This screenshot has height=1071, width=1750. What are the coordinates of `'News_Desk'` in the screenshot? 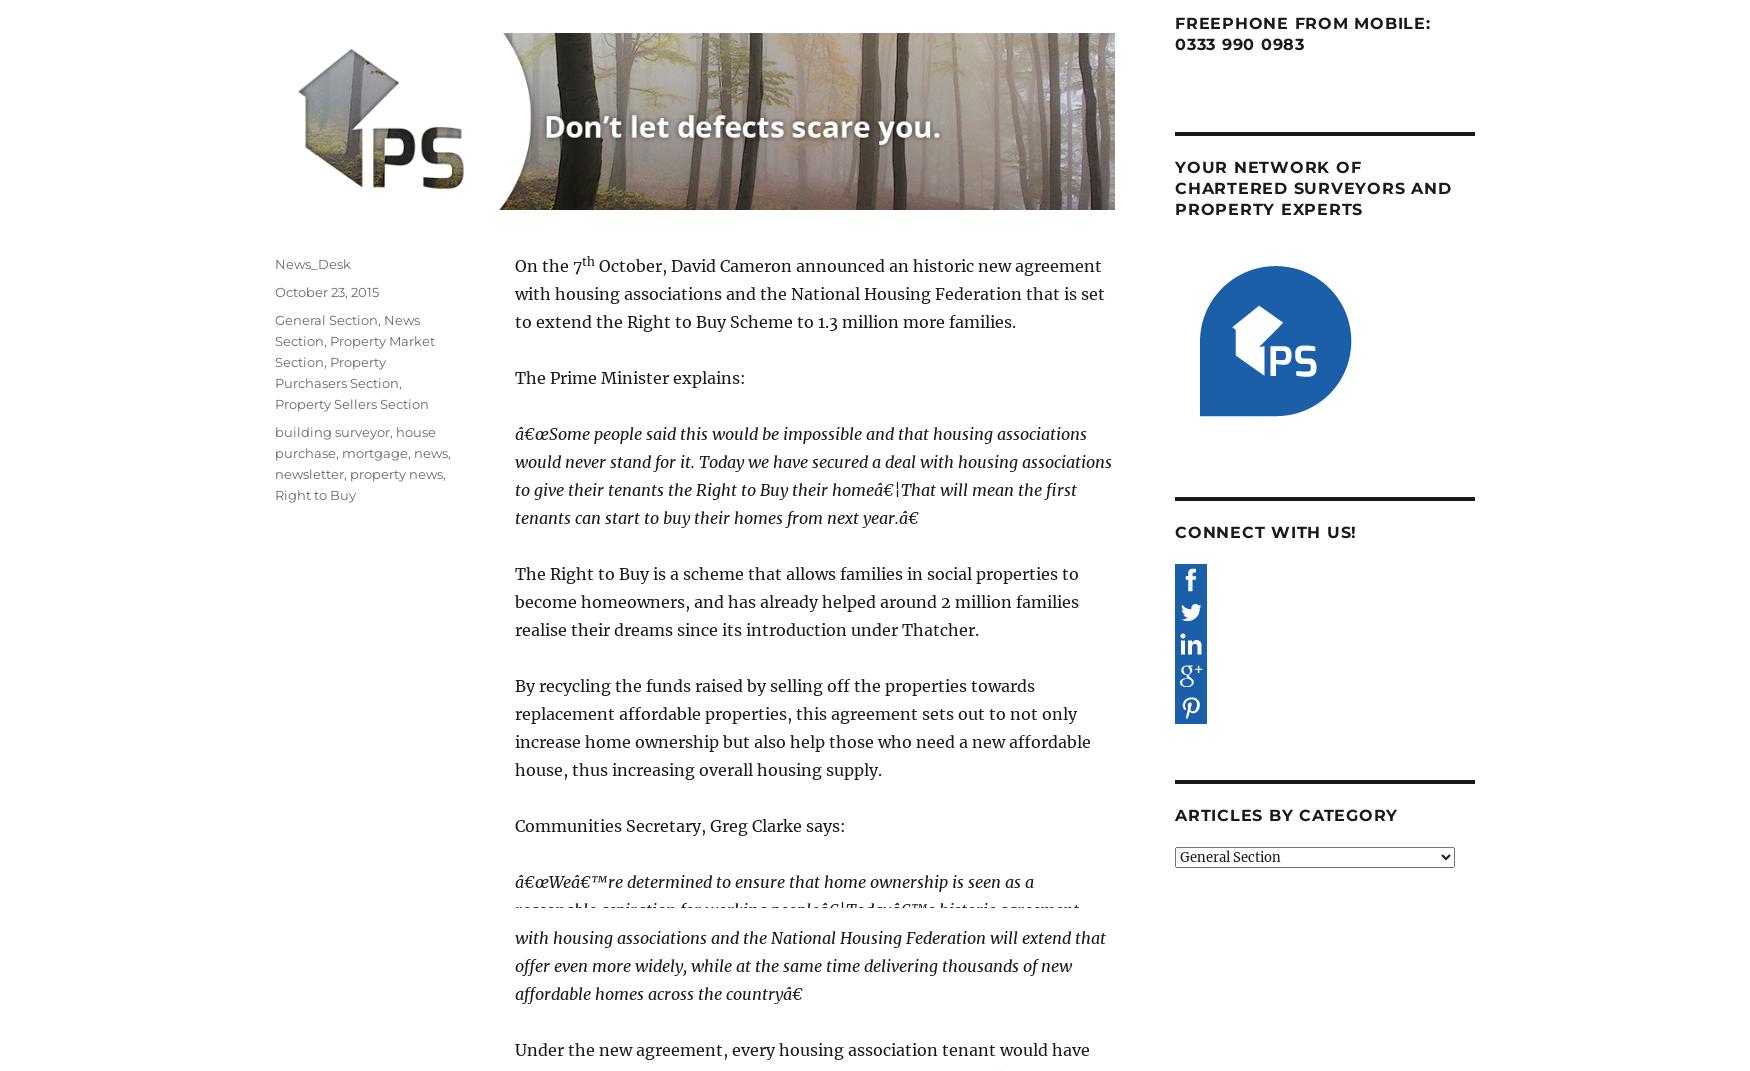 It's located at (273, 263).